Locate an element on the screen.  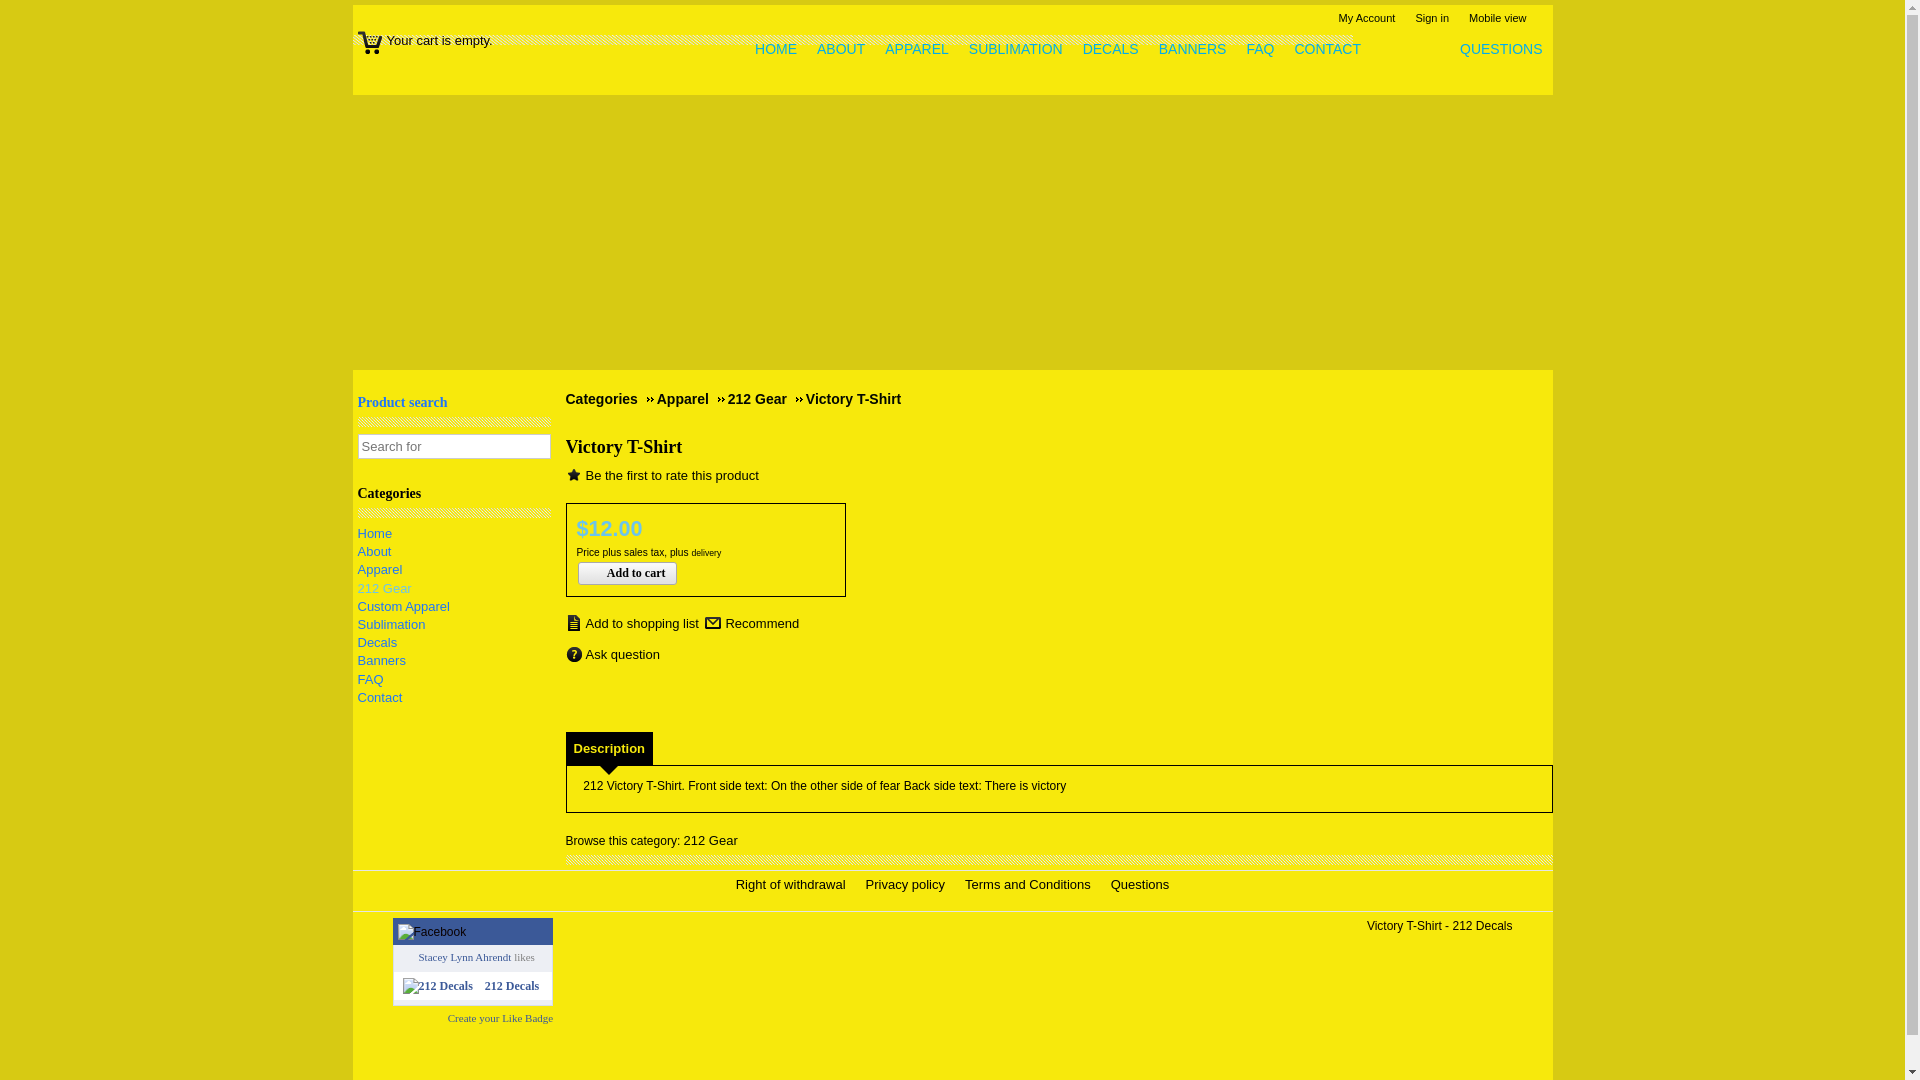
'Add to shopping list' is located at coordinates (631, 622).